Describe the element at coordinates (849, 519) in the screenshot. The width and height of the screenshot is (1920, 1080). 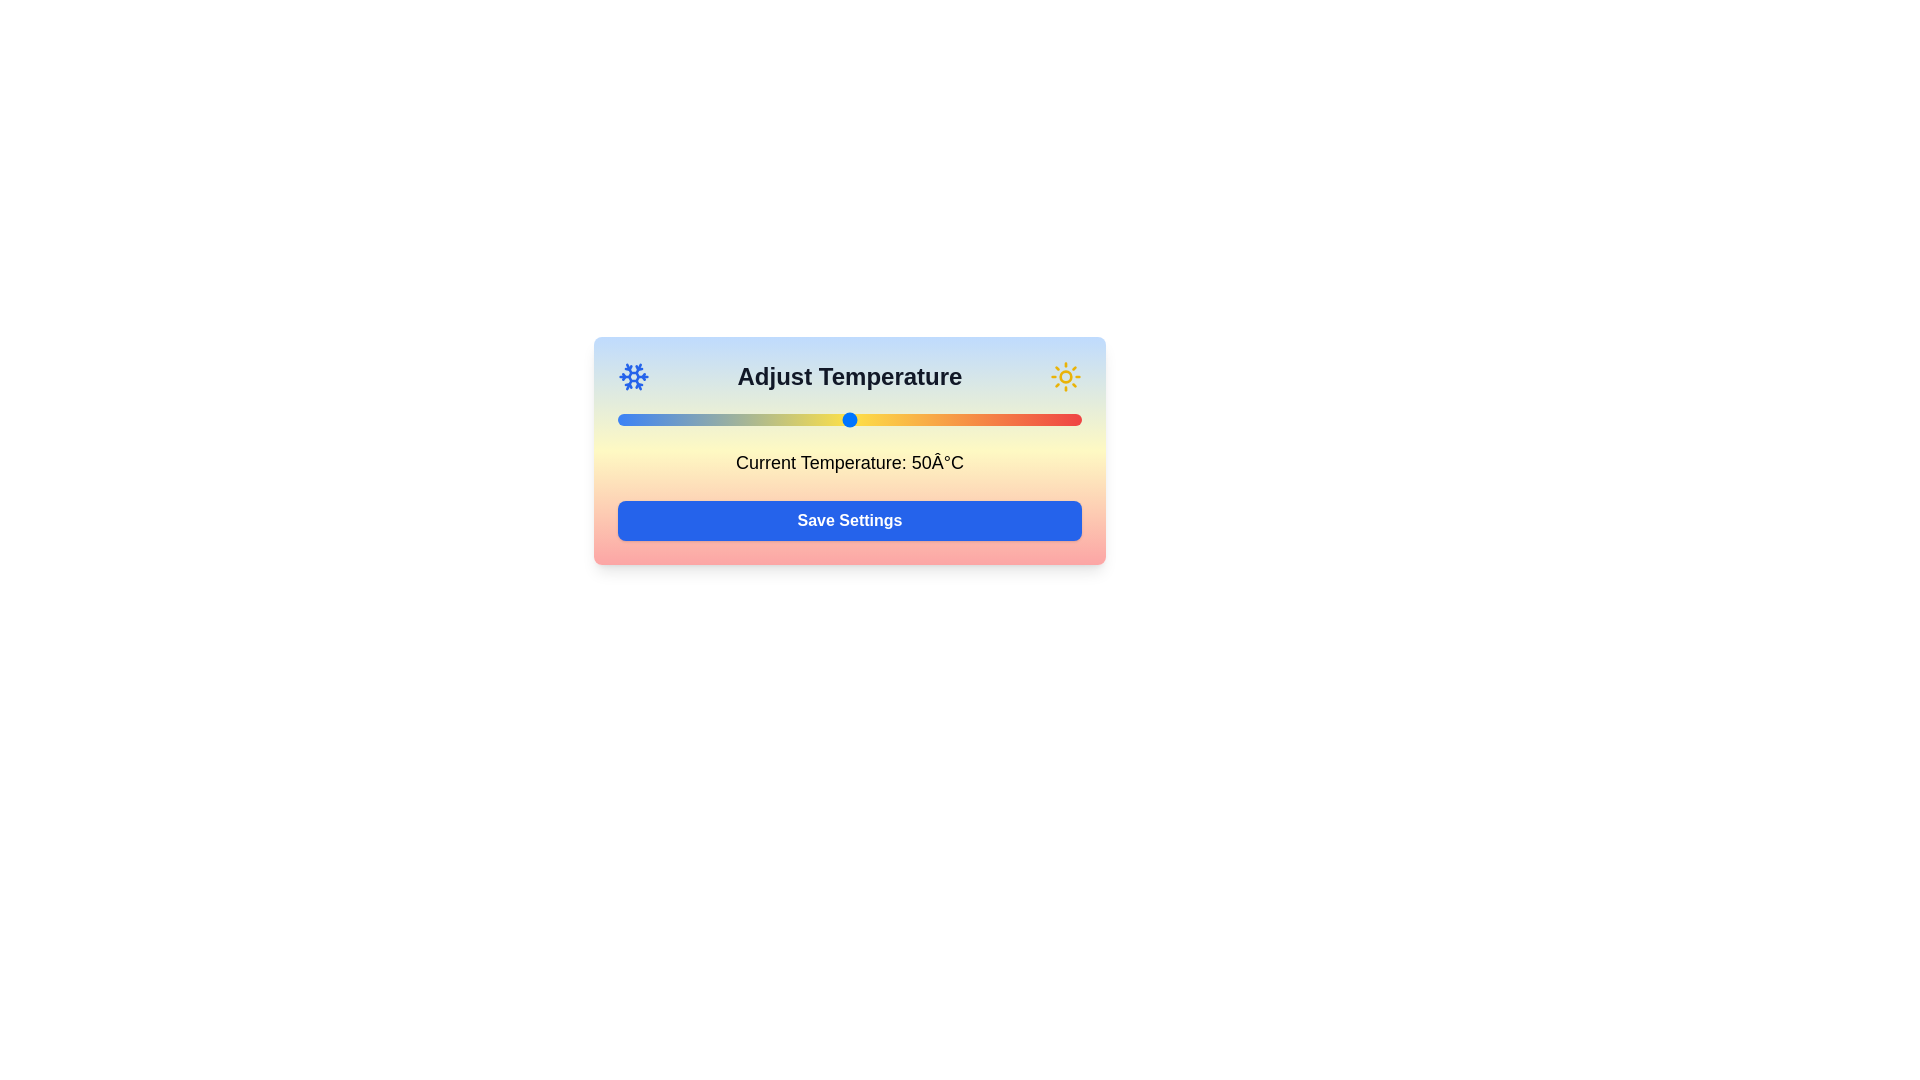
I see `'Save Settings' button to save the current temperature setting` at that location.